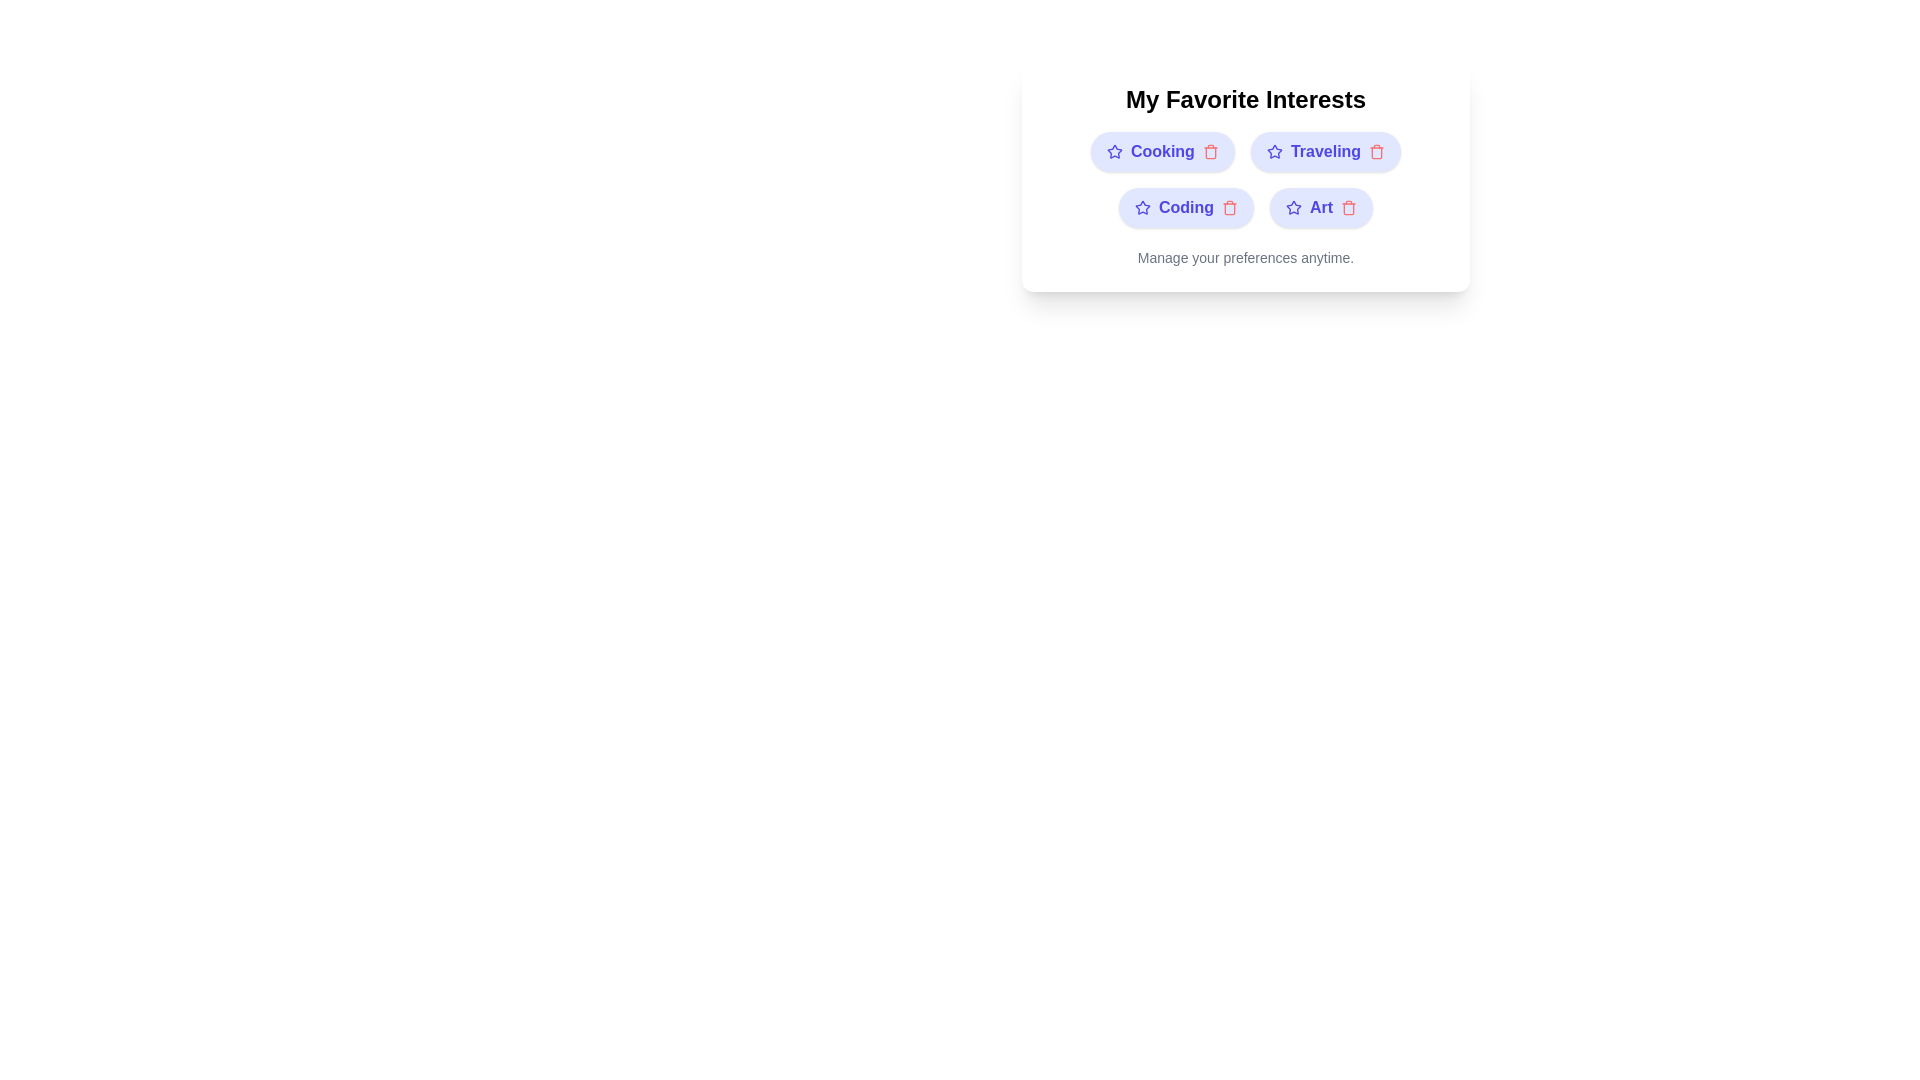 The image size is (1920, 1080). What do you see at coordinates (1113, 150) in the screenshot?
I see `the star icon associated with the interest Cooking` at bounding box center [1113, 150].